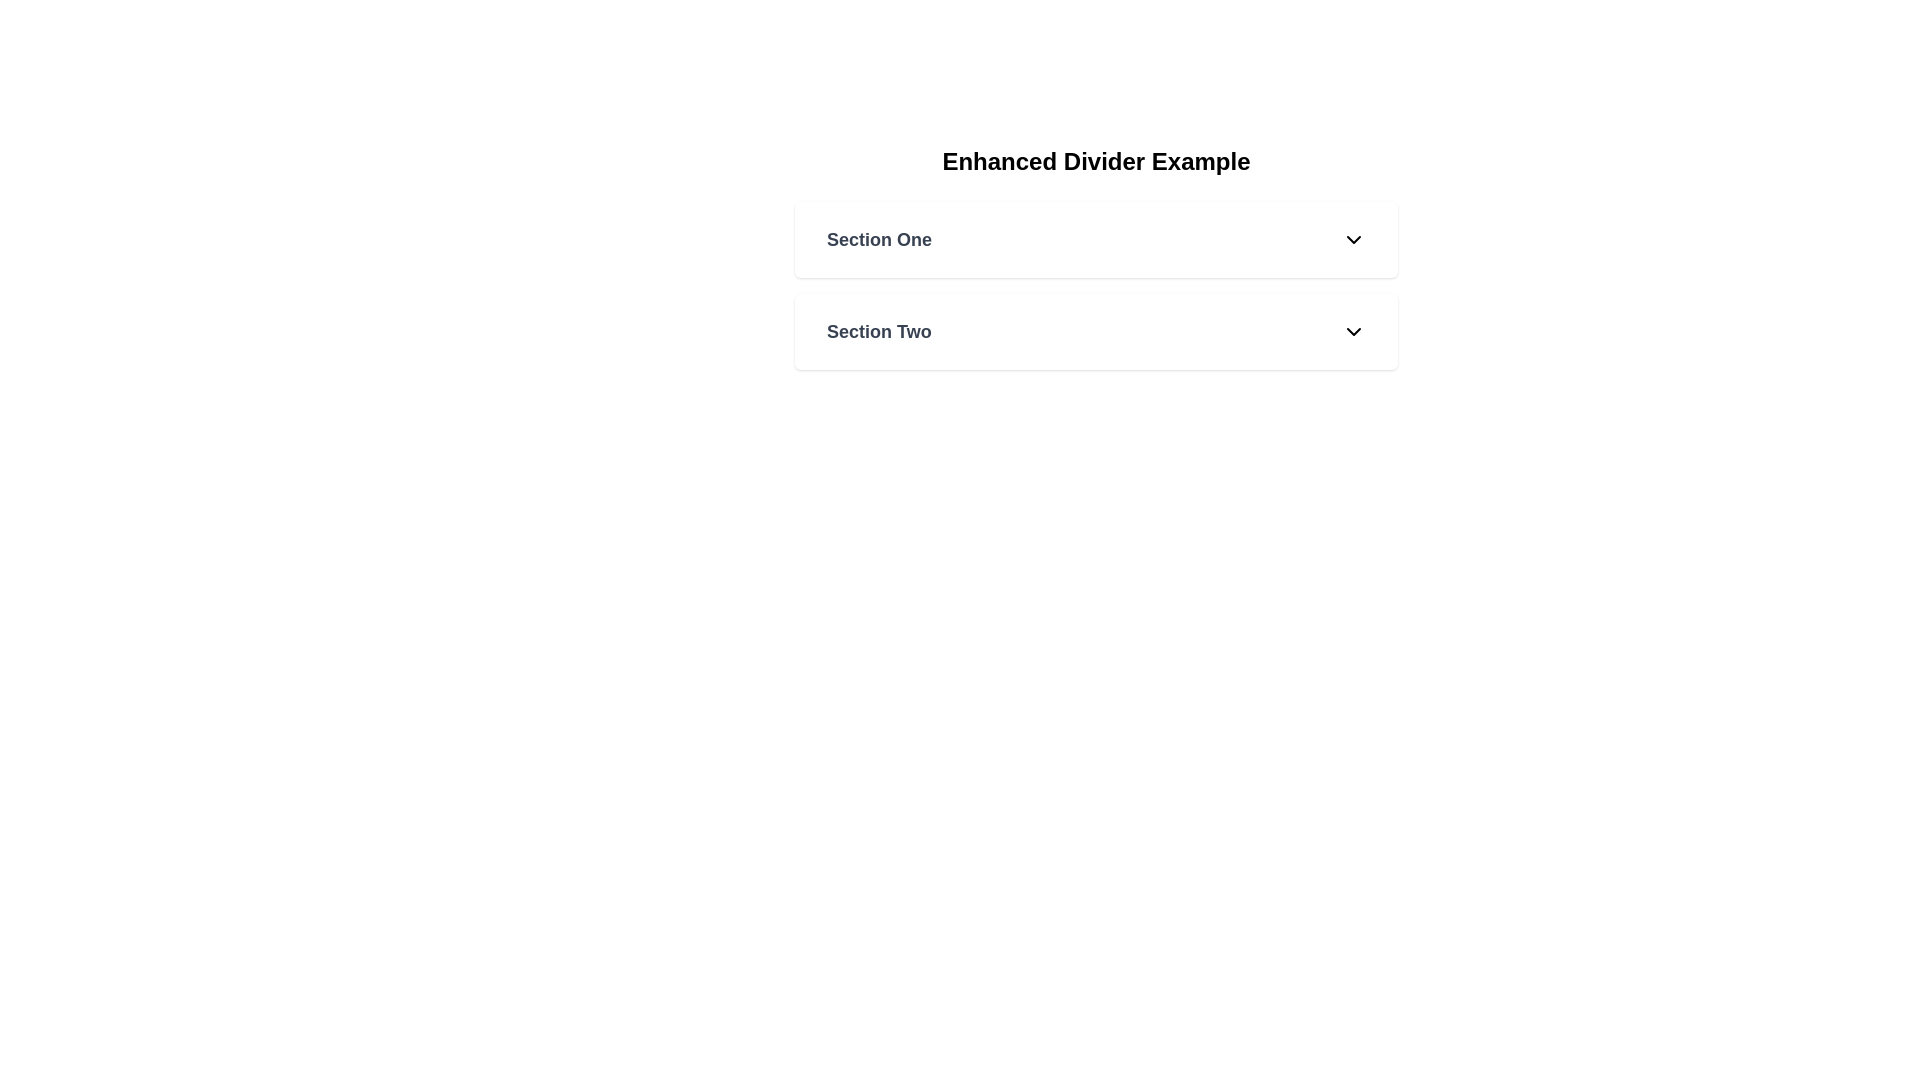 The width and height of the screenshot is (1920, 1080). Describe the element at coordinates (1353, 330) in the screenshot. I see `the downward pointing arrow icon, which is styled with a black stroke and located to the right of the 'Section Two' label` at that location.